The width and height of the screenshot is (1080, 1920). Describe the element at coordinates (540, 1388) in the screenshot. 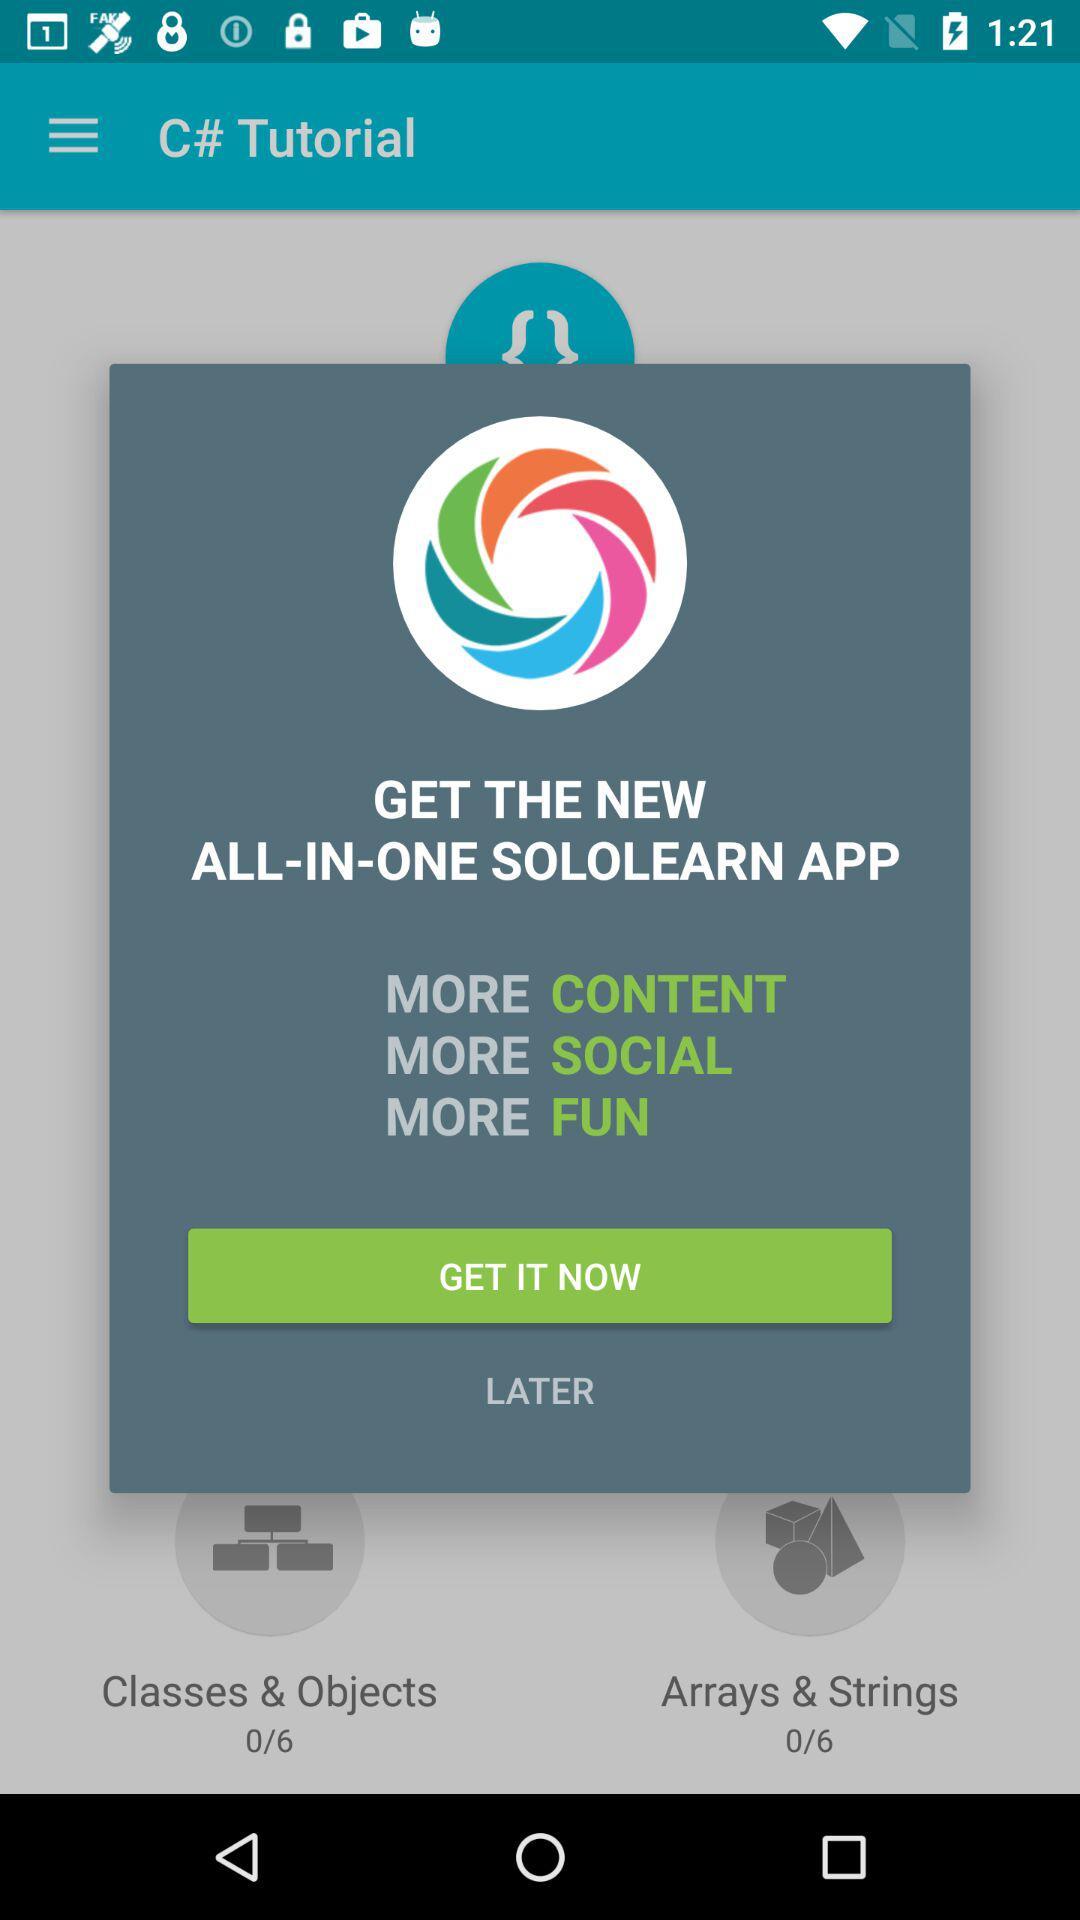

I see `later item` at that location.